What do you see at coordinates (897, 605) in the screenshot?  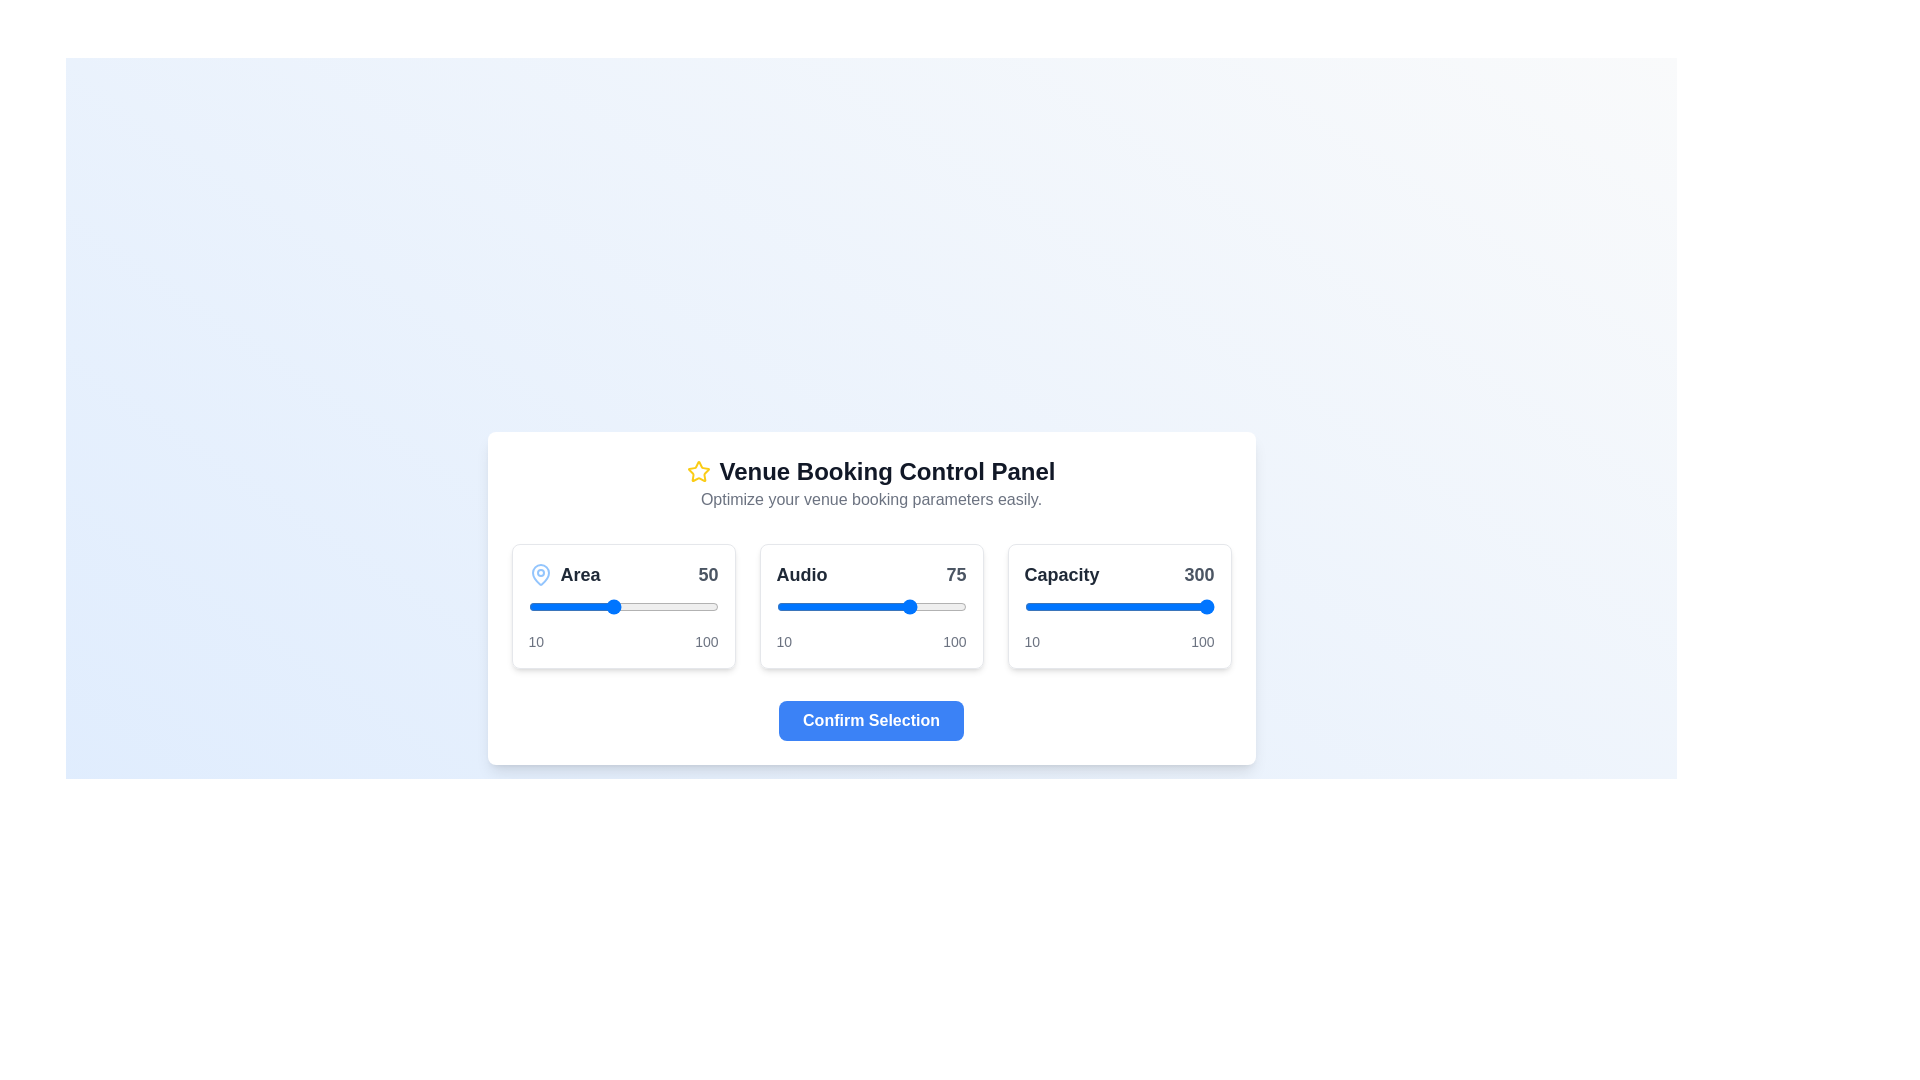 I see `the audio level` at bounding box center [897, 605].